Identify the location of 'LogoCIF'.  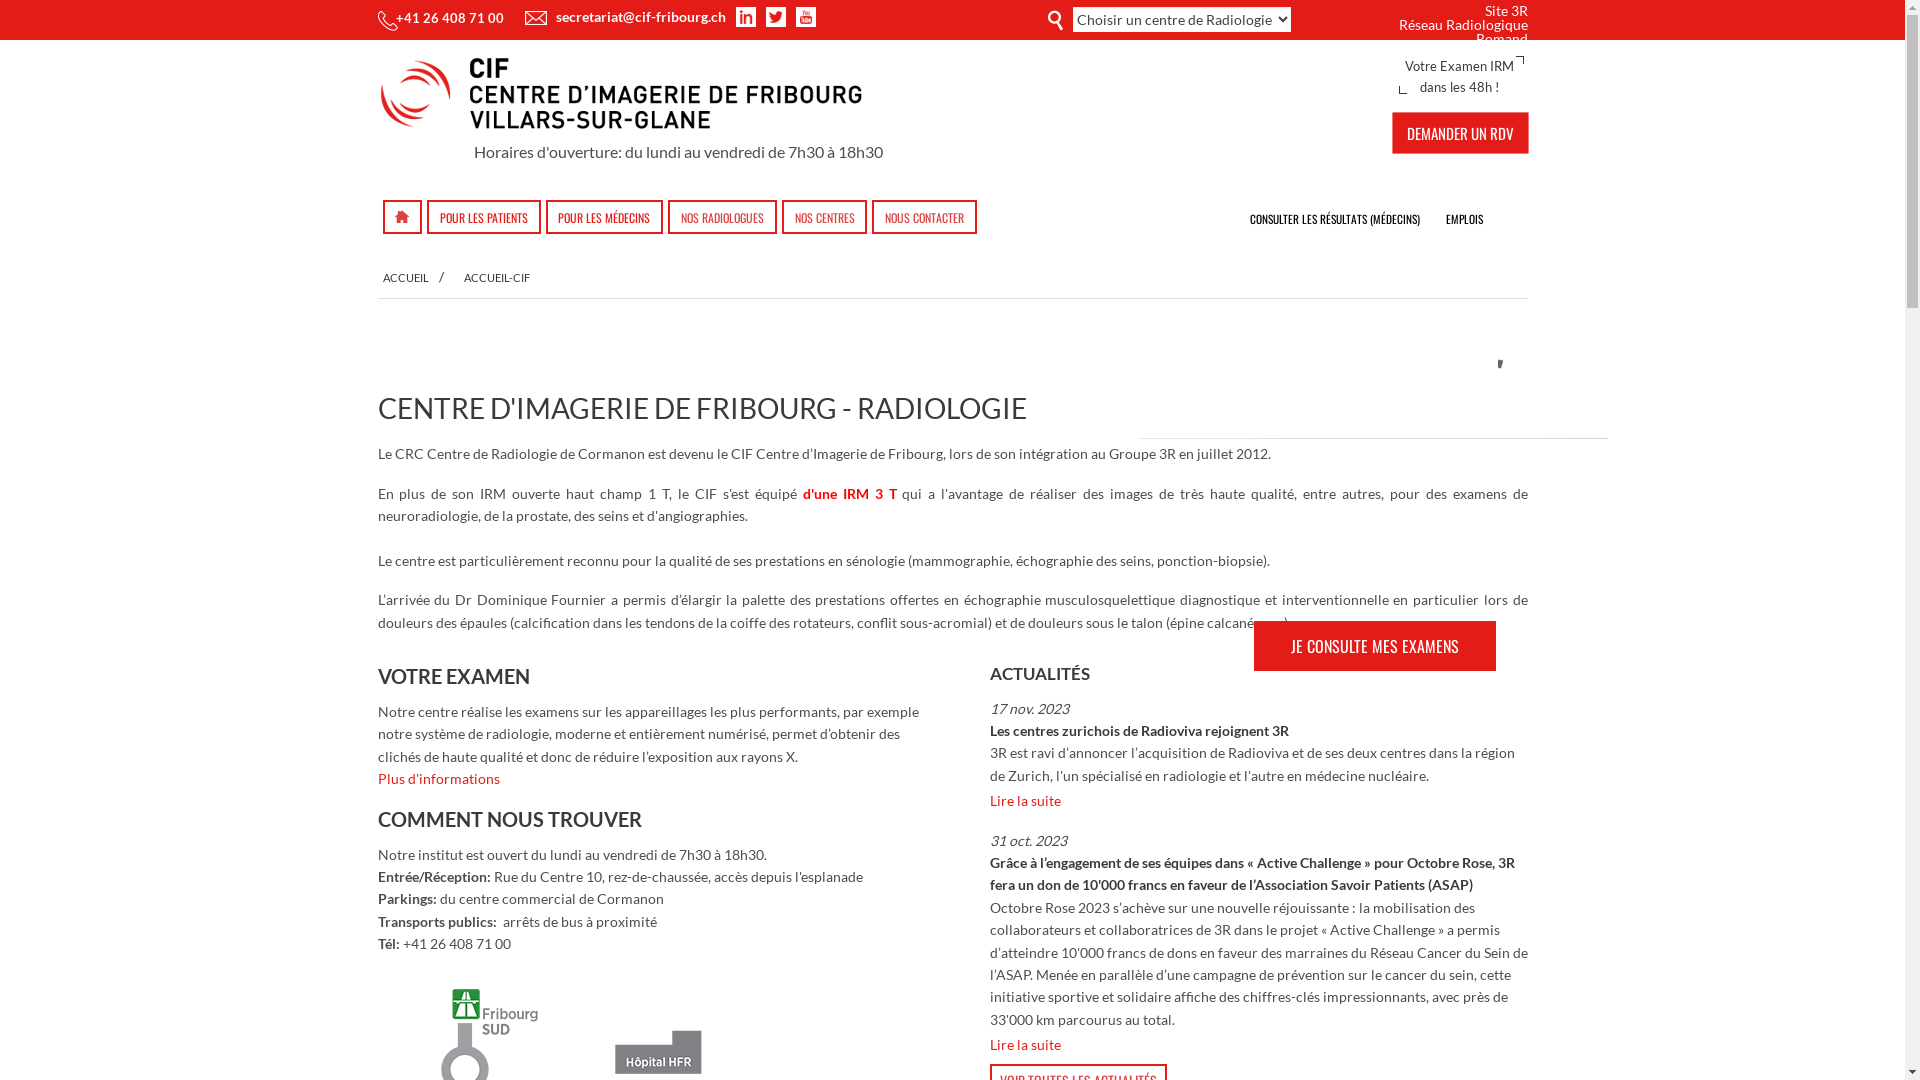
(629, 98).